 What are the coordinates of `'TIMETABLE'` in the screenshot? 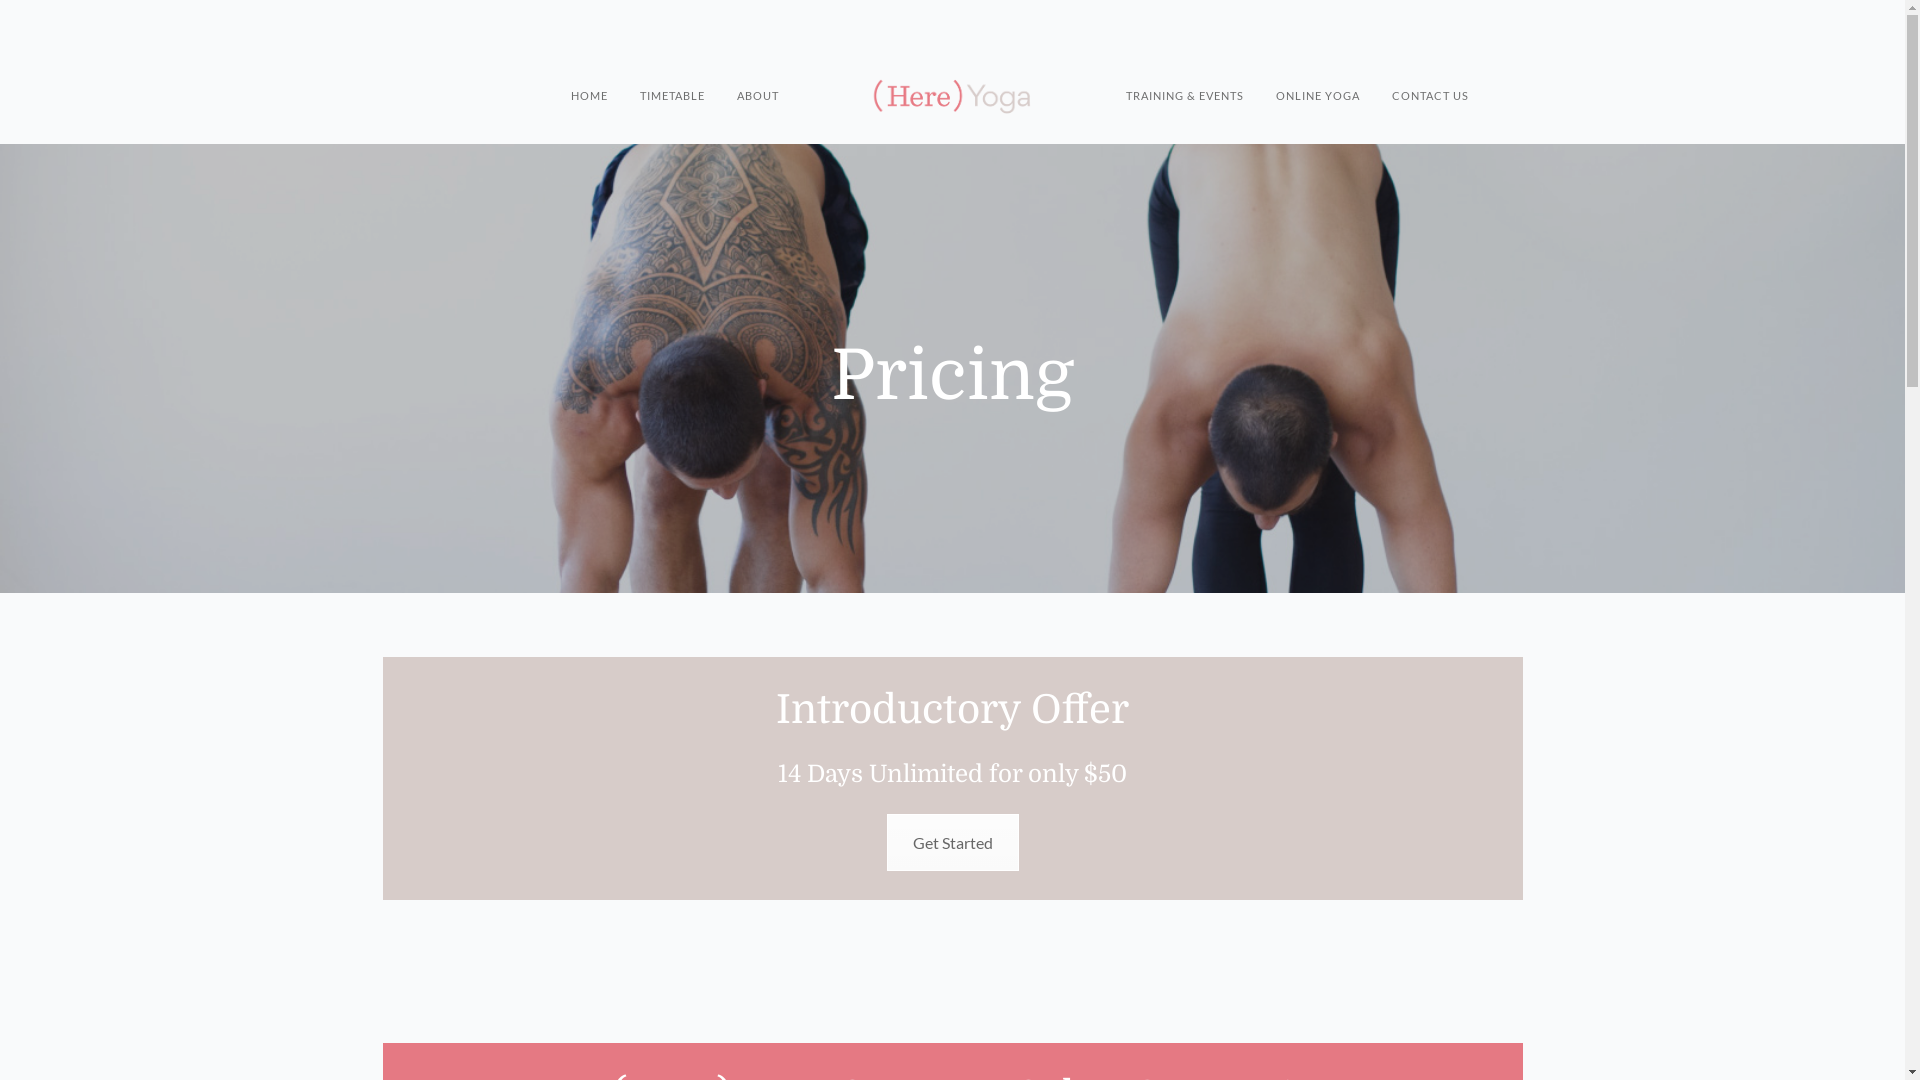 It's located at (672, 75).